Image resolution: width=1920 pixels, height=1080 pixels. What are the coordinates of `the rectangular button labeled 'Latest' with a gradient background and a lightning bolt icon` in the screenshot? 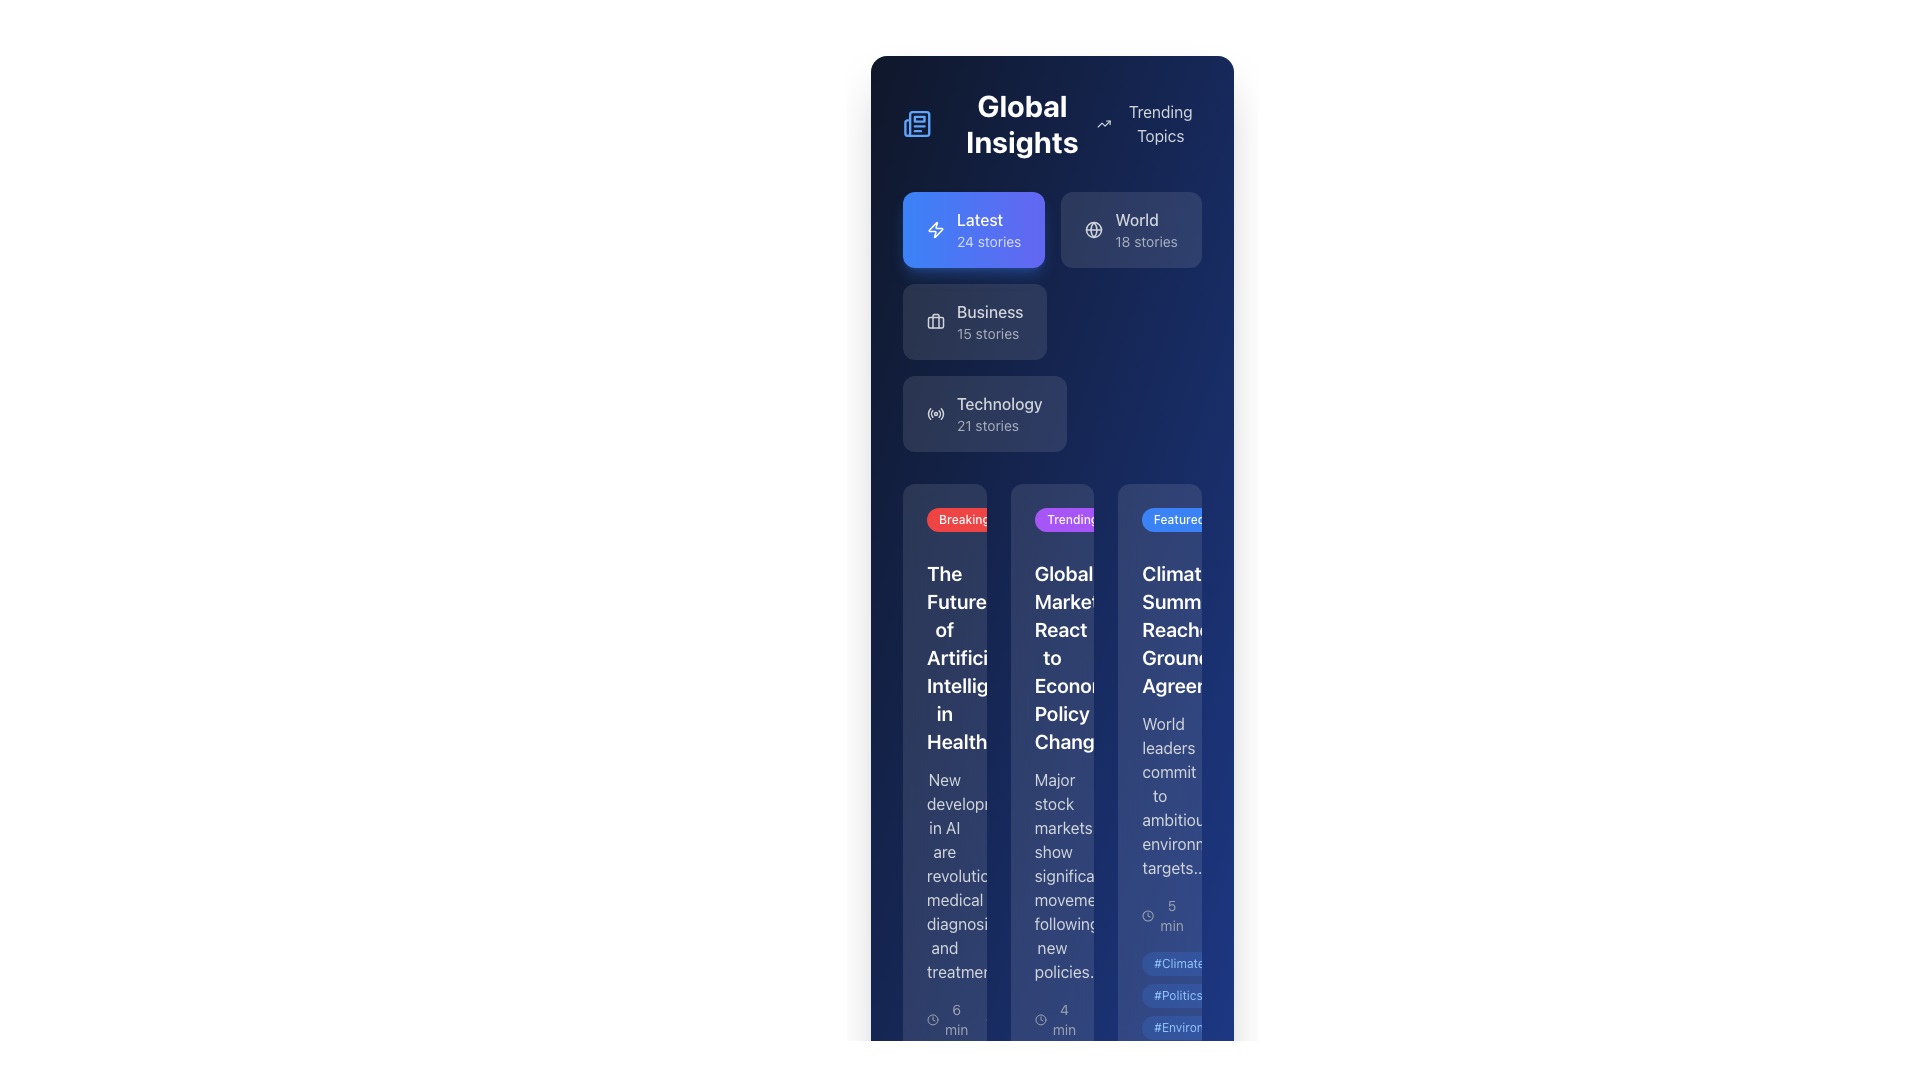 It's located at (974, 229).